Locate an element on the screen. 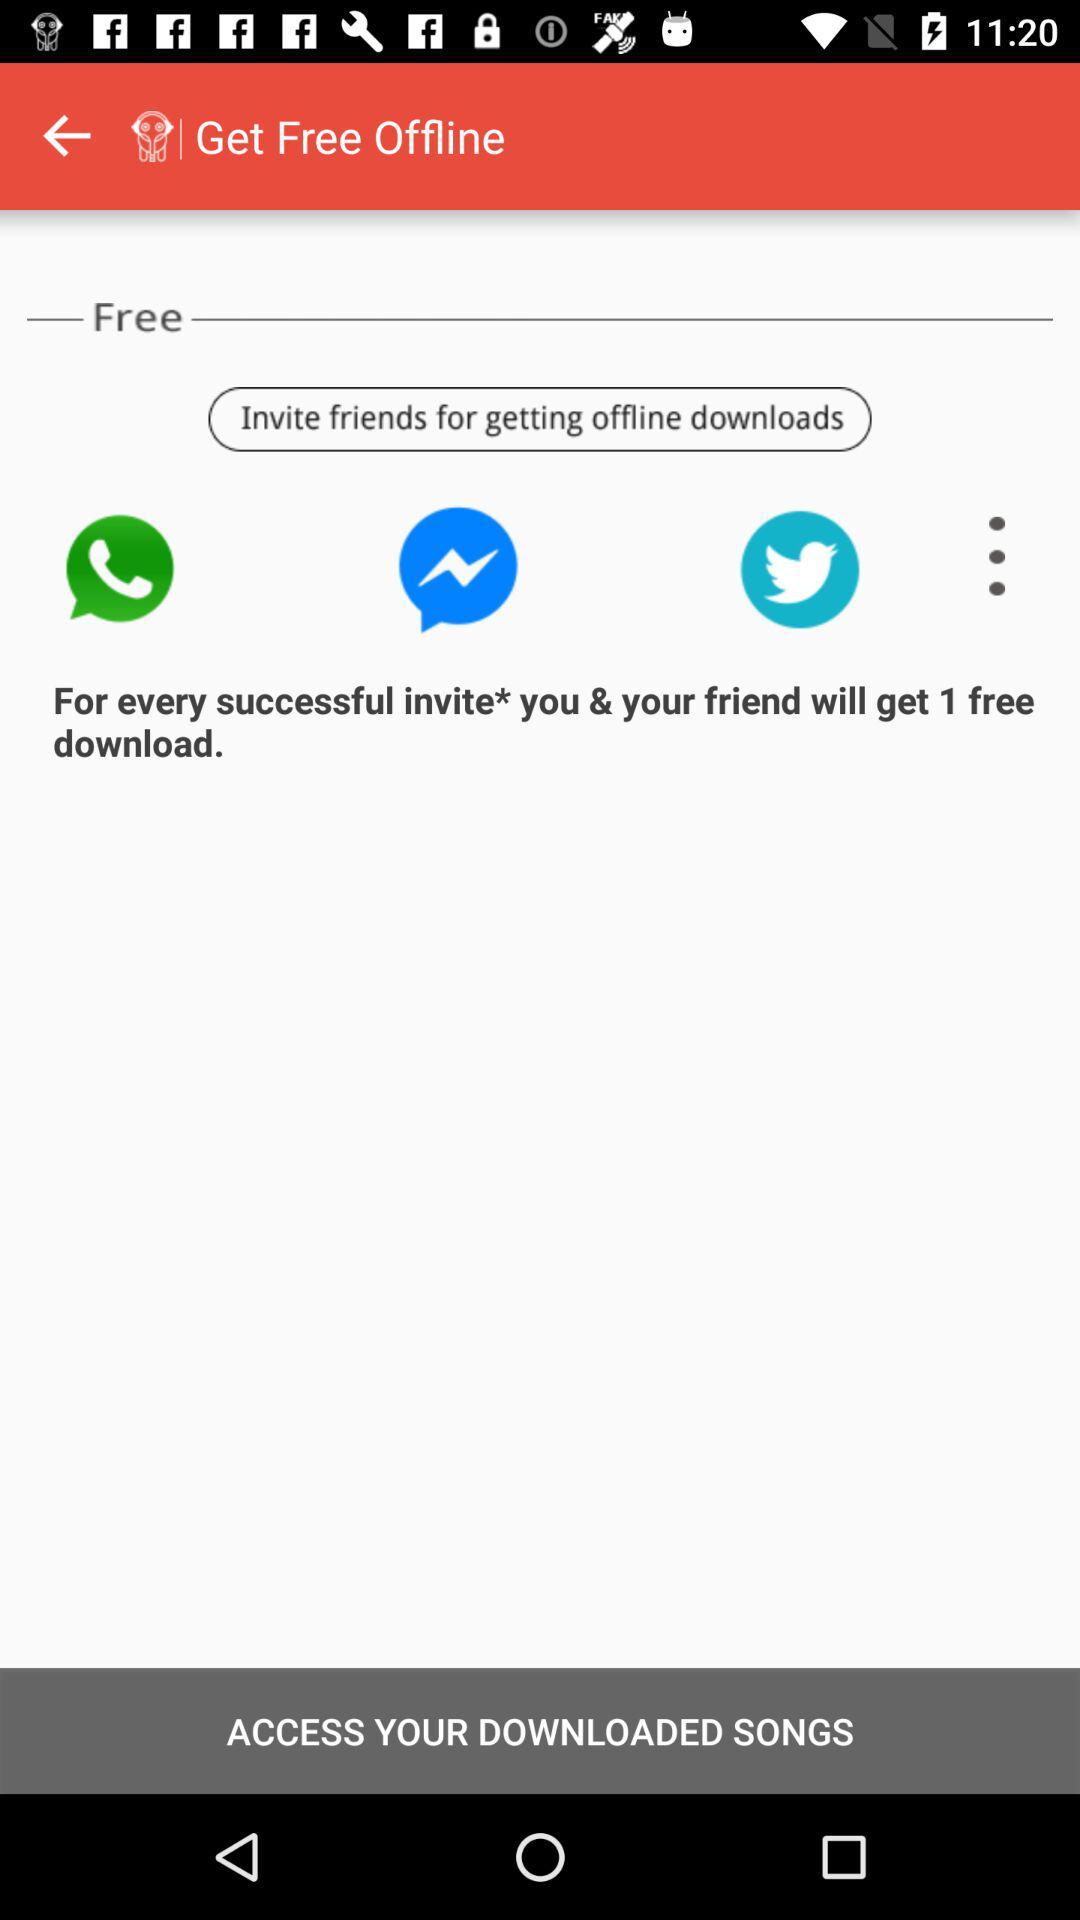  icon above for every successful is located at coordinates (459, 568).